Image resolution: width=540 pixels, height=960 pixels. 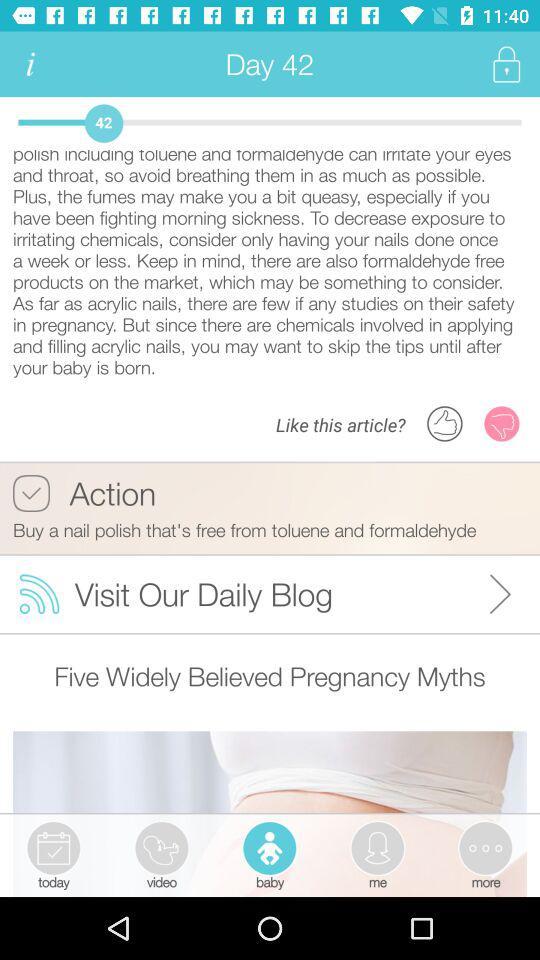 I want to click on dislike the article, so click(x=501, y=423).